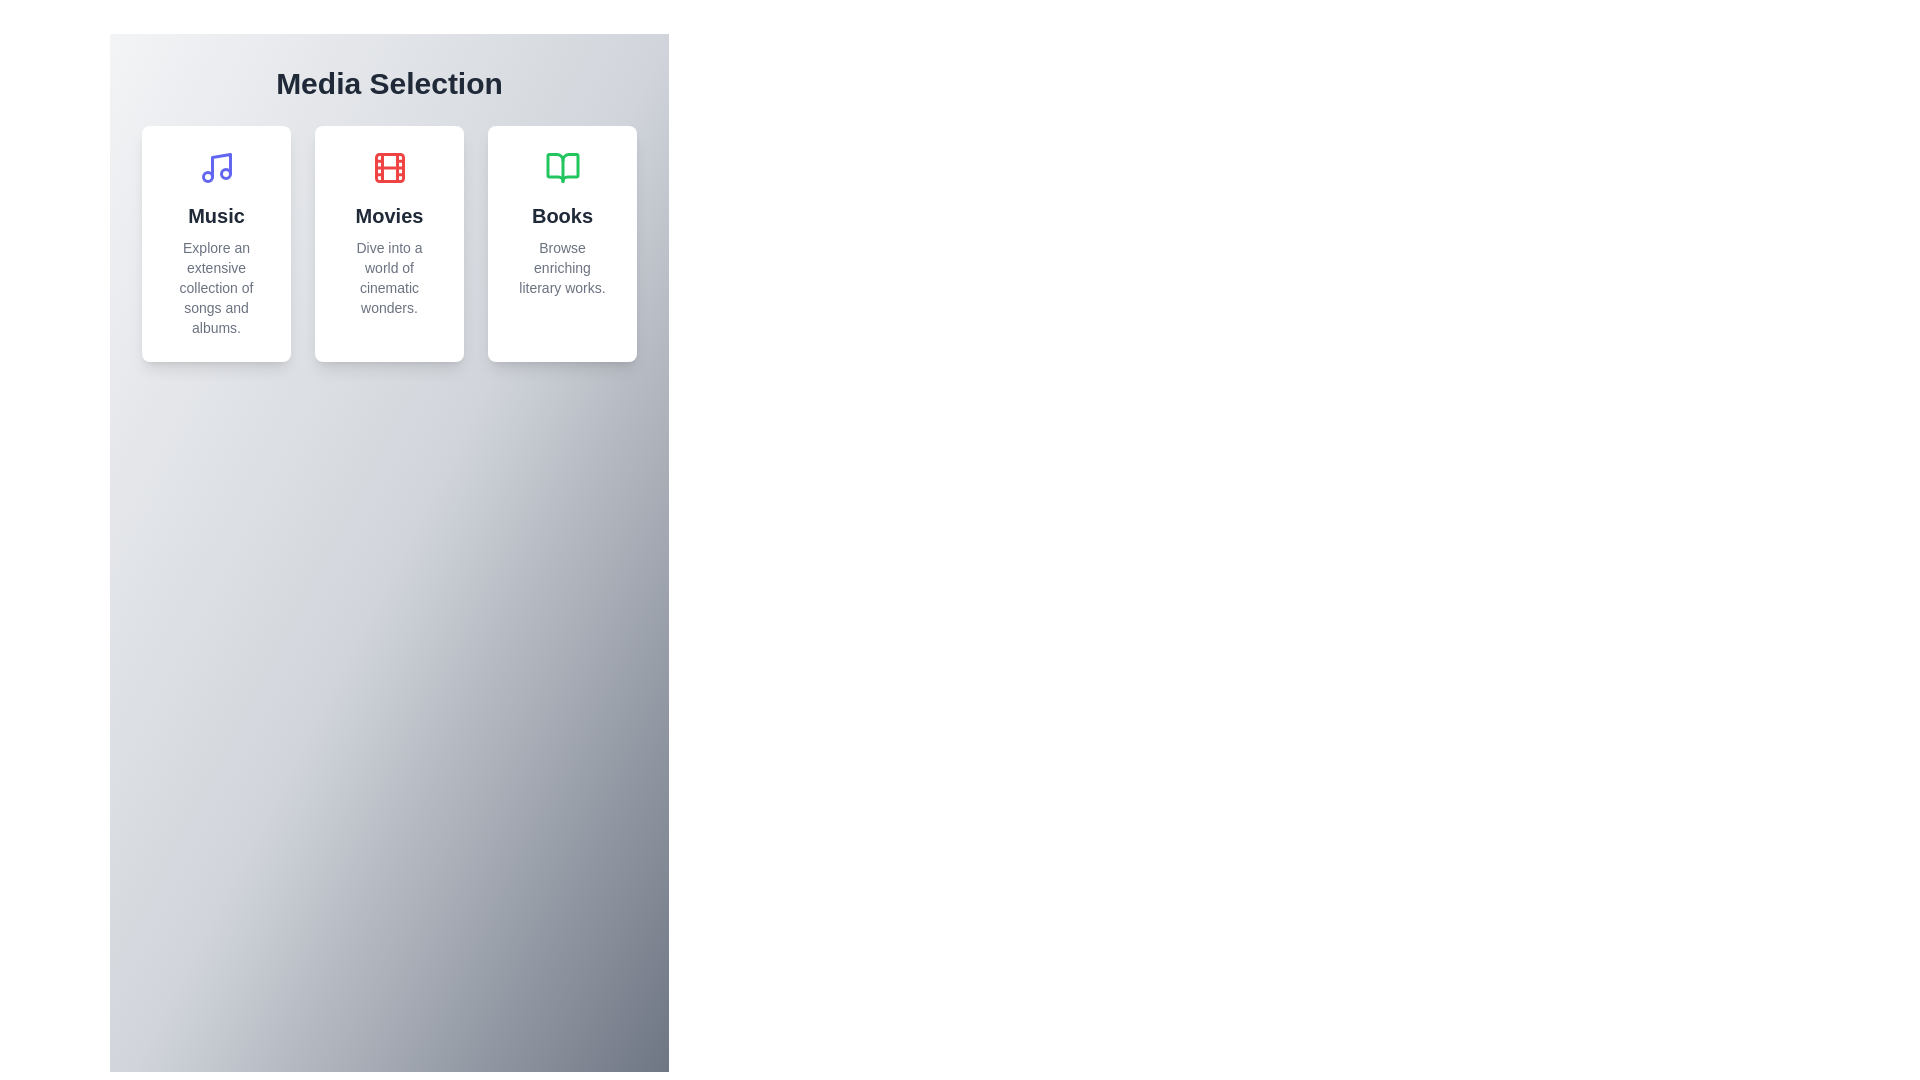 Image resolution: width=1920 pixels, height=1080 pixels. I want to click on the leftmost card element that has a blue music icon at the top, a bold title 'Music', and a description 'Explore an extensive collection of songs and albums.', so click(216, 242).